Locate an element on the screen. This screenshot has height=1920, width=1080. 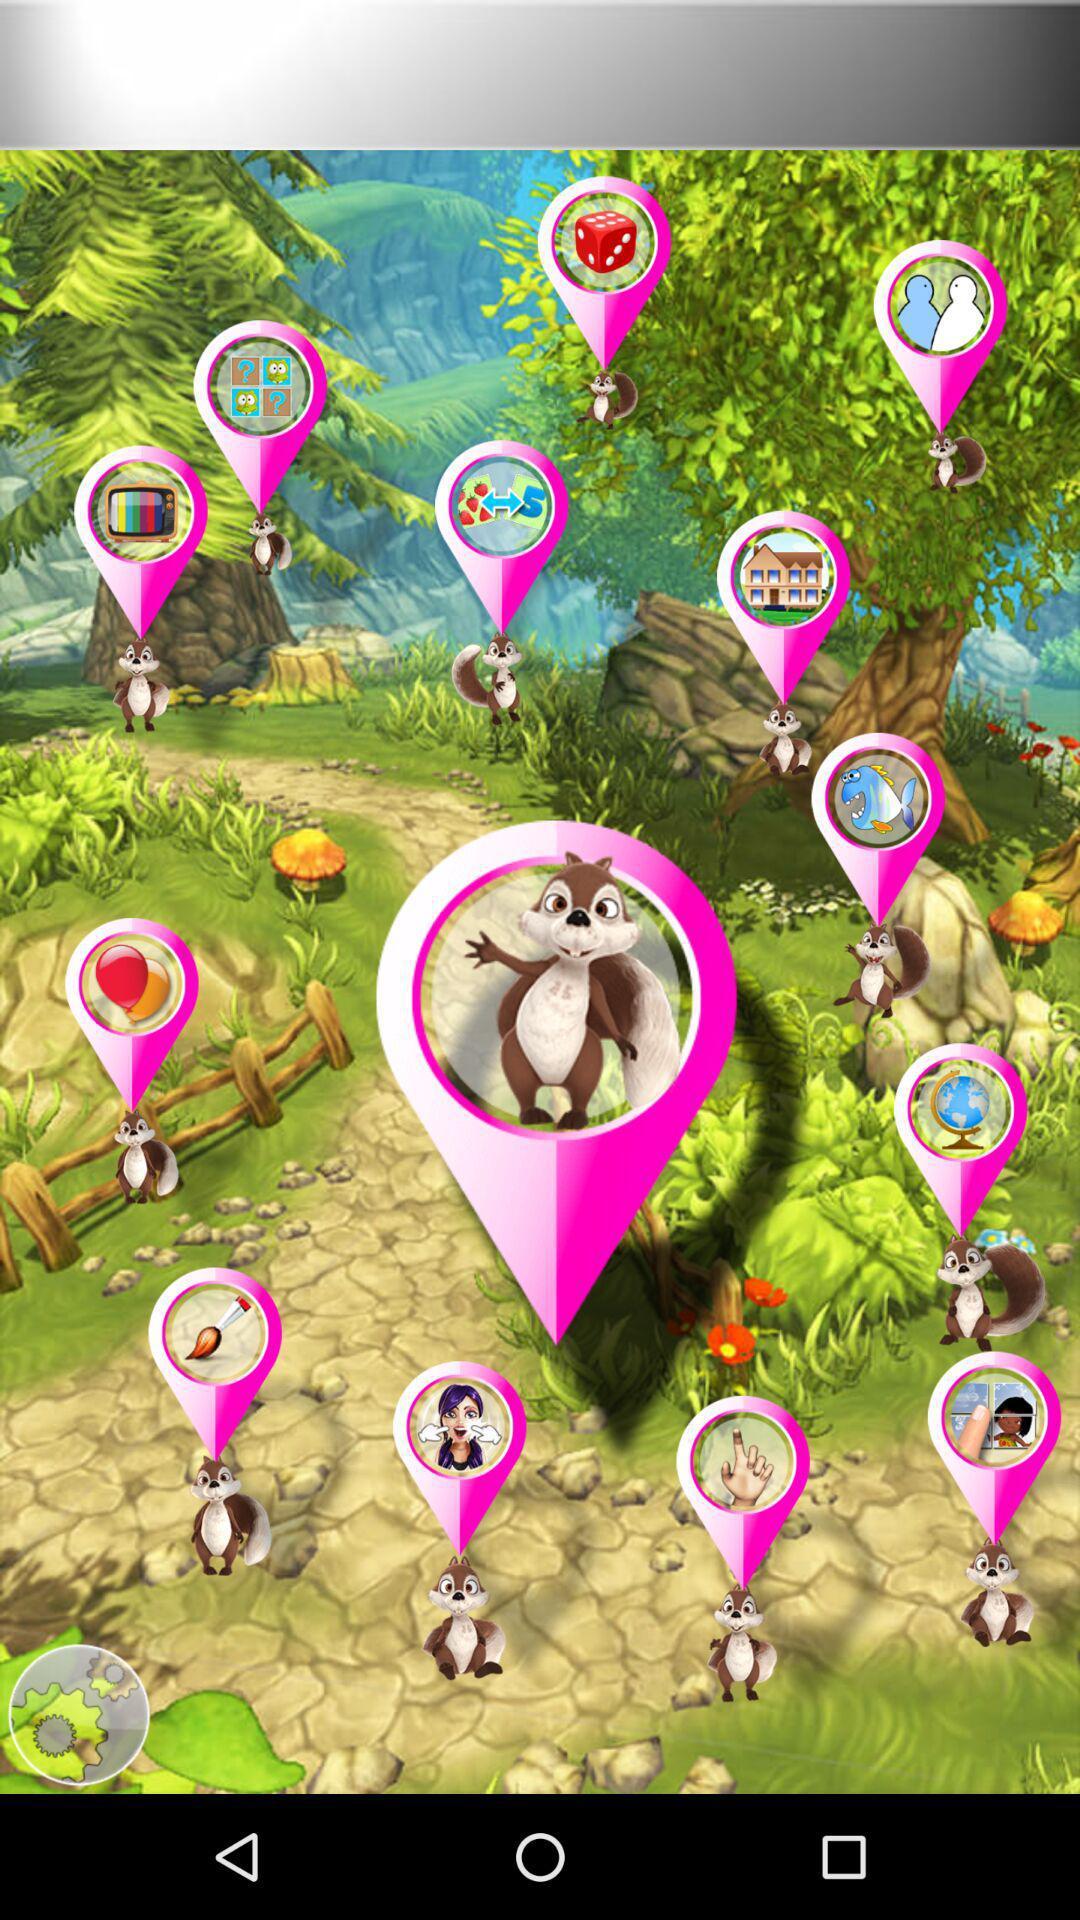
game is located at coordinates (993, 1516).